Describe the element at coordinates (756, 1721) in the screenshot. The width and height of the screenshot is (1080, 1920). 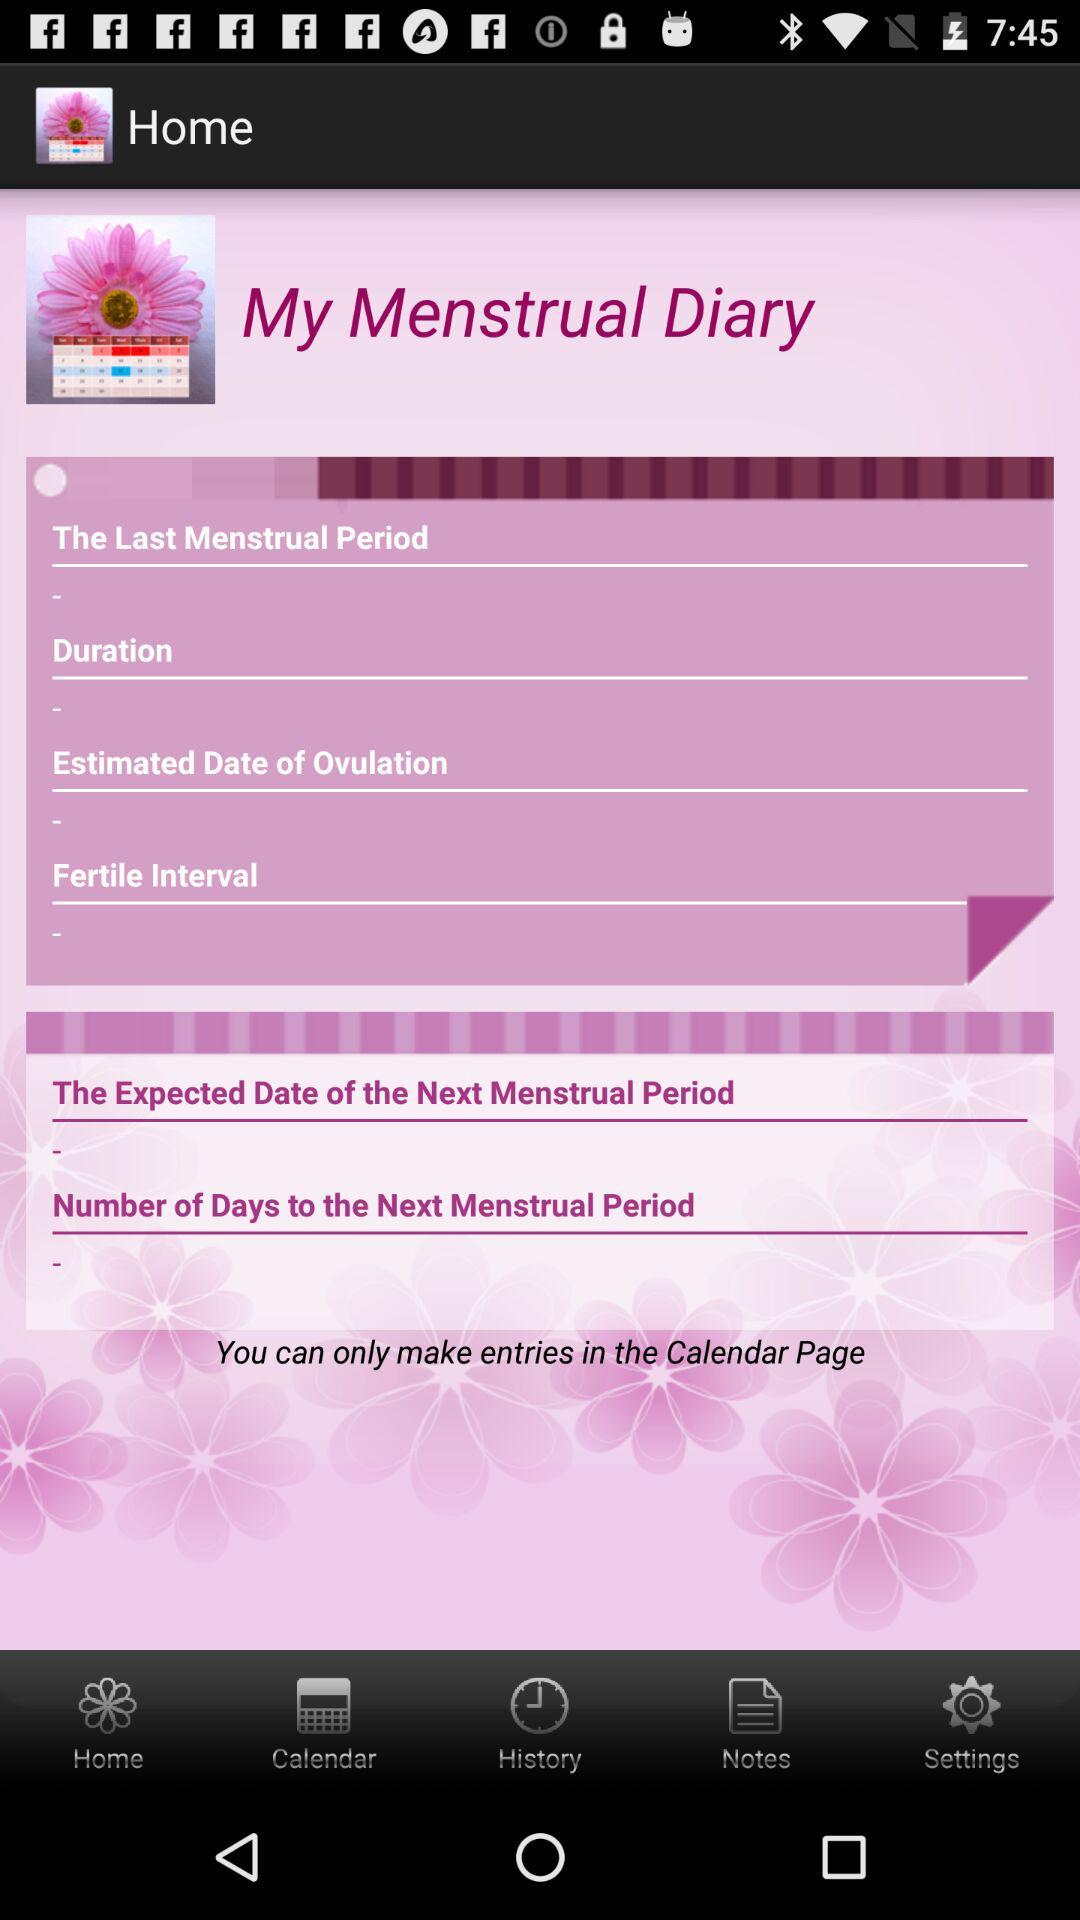
I see `notes` at that location.